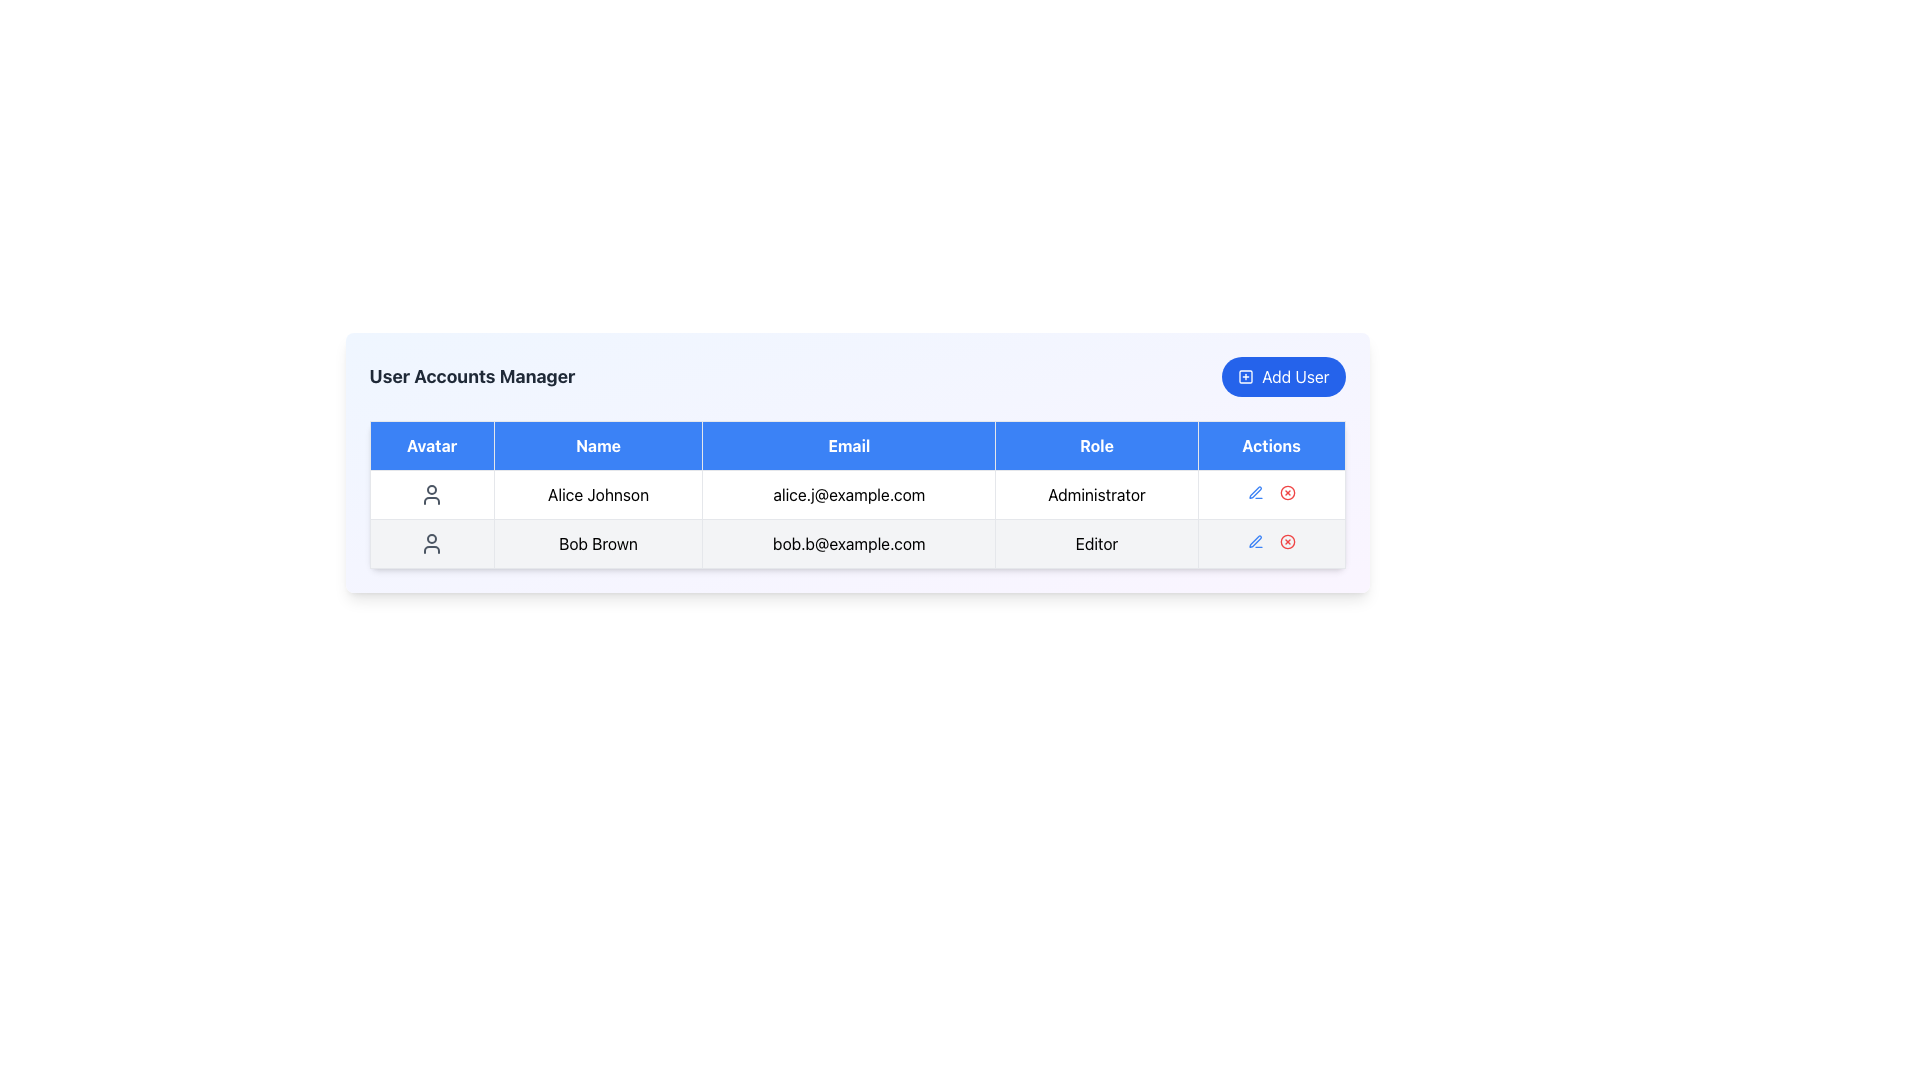 The image size is (1920, 1080). What do you see at coordinates (1283, 377) in the screenshot?
I see `the button used to add a new user entry in the 'User Accounts Manager' section for accessibility interaction` at bounding box center [1283, 377].